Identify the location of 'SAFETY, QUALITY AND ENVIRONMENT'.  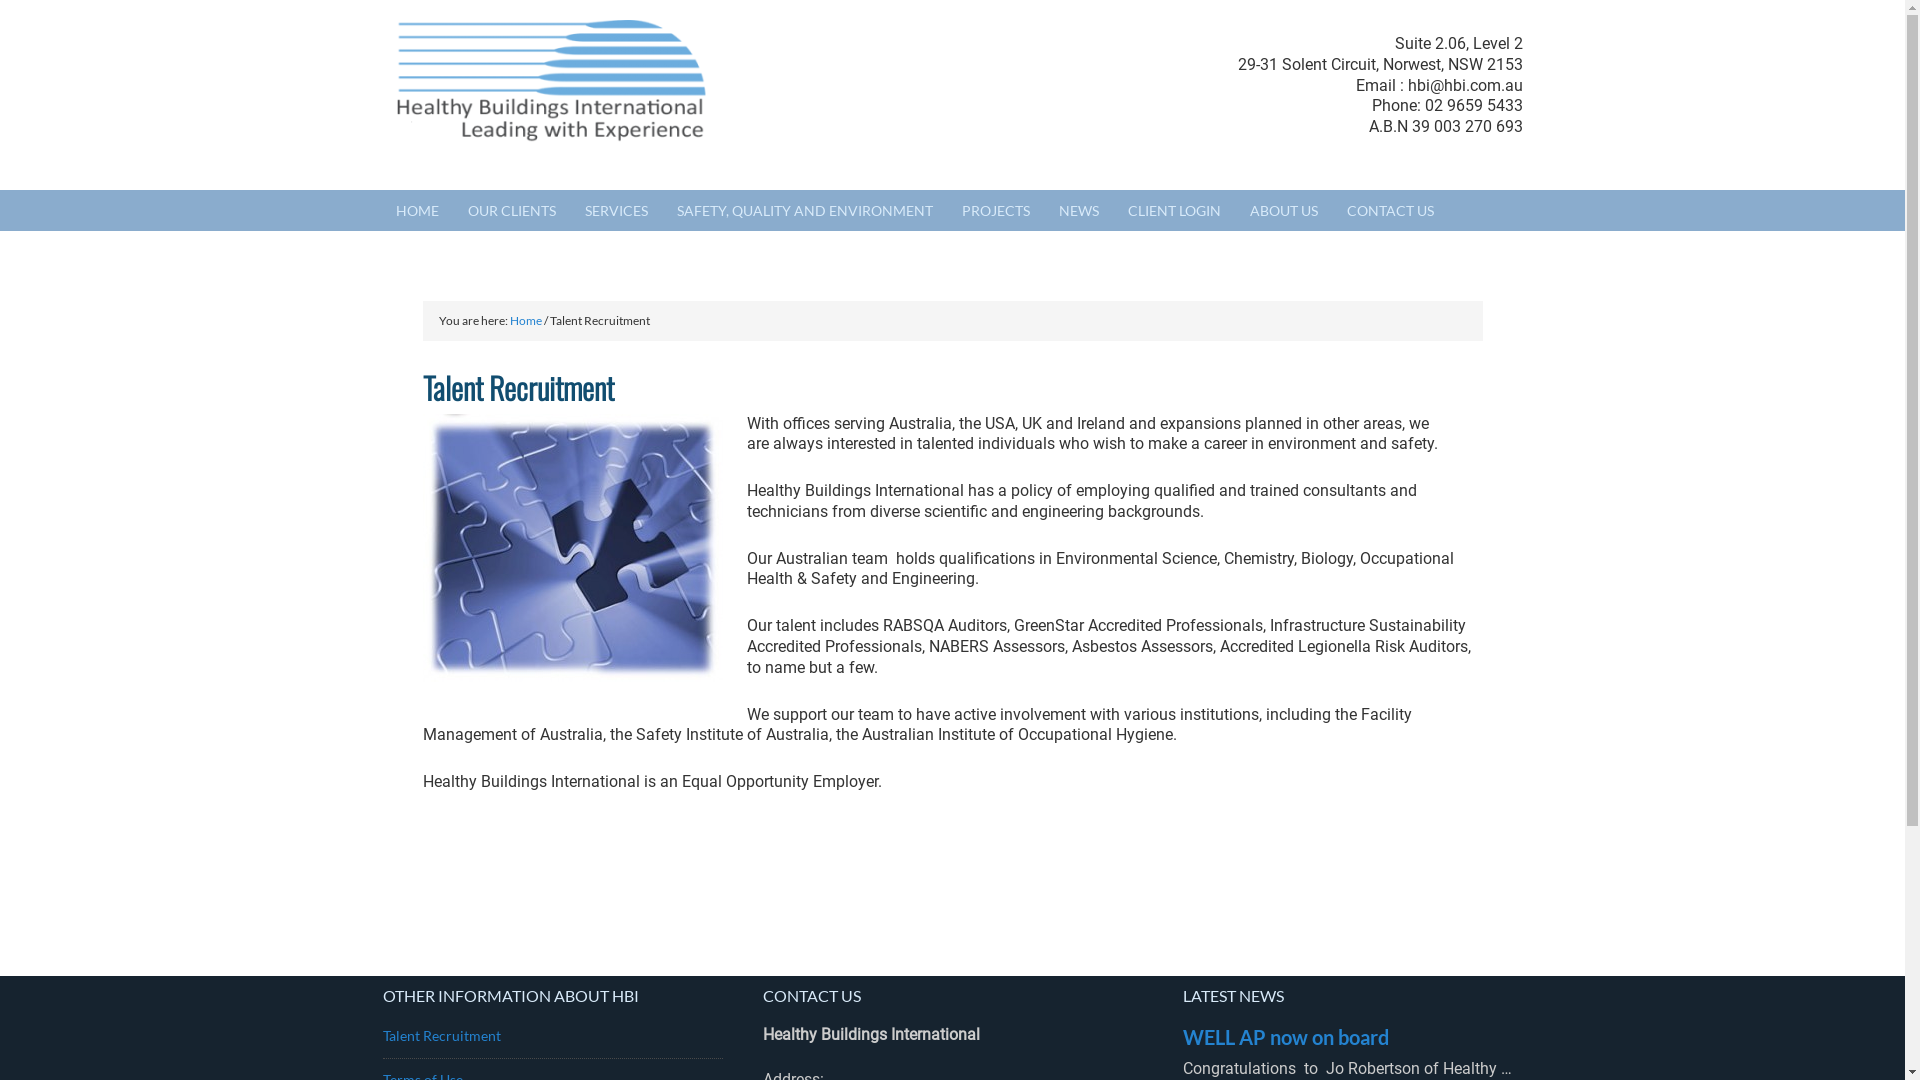
(805, 210).